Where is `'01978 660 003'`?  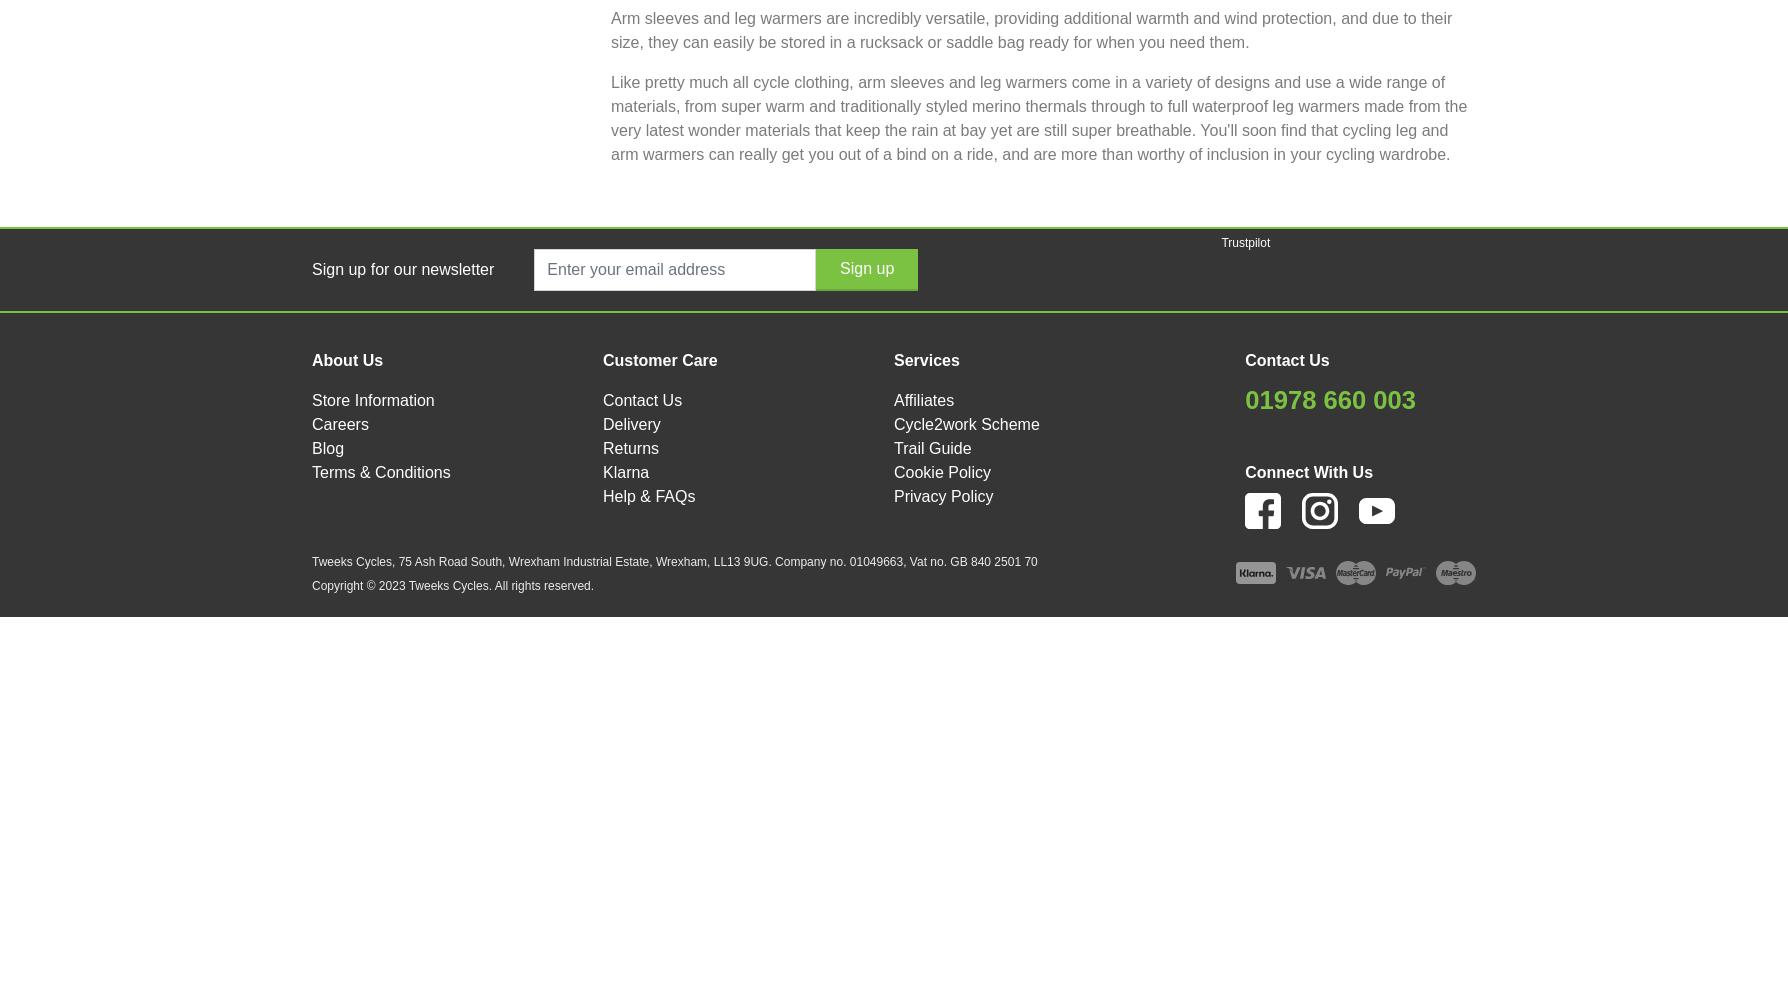
'01978 660 003' is located at coordinates (1329, 399).